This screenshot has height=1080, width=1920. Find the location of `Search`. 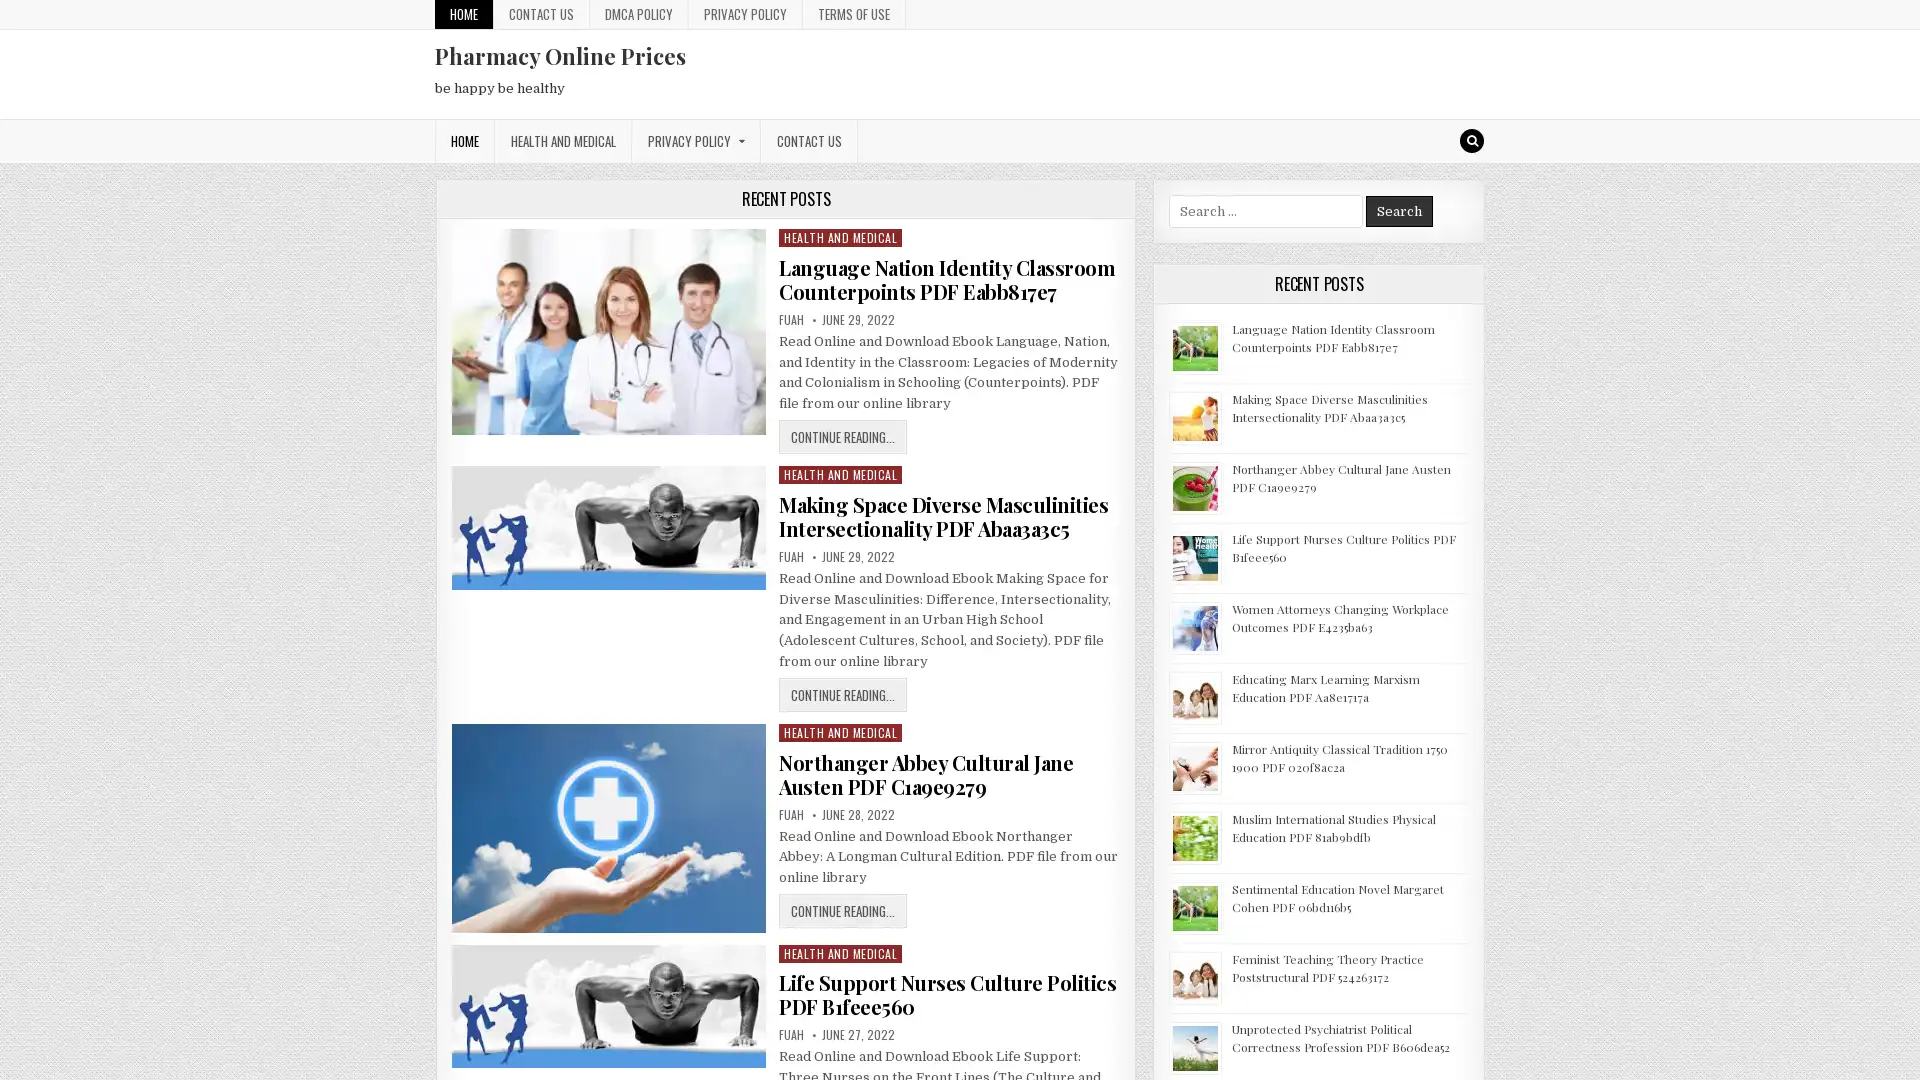

Search is located at coordinates (1398, 211).